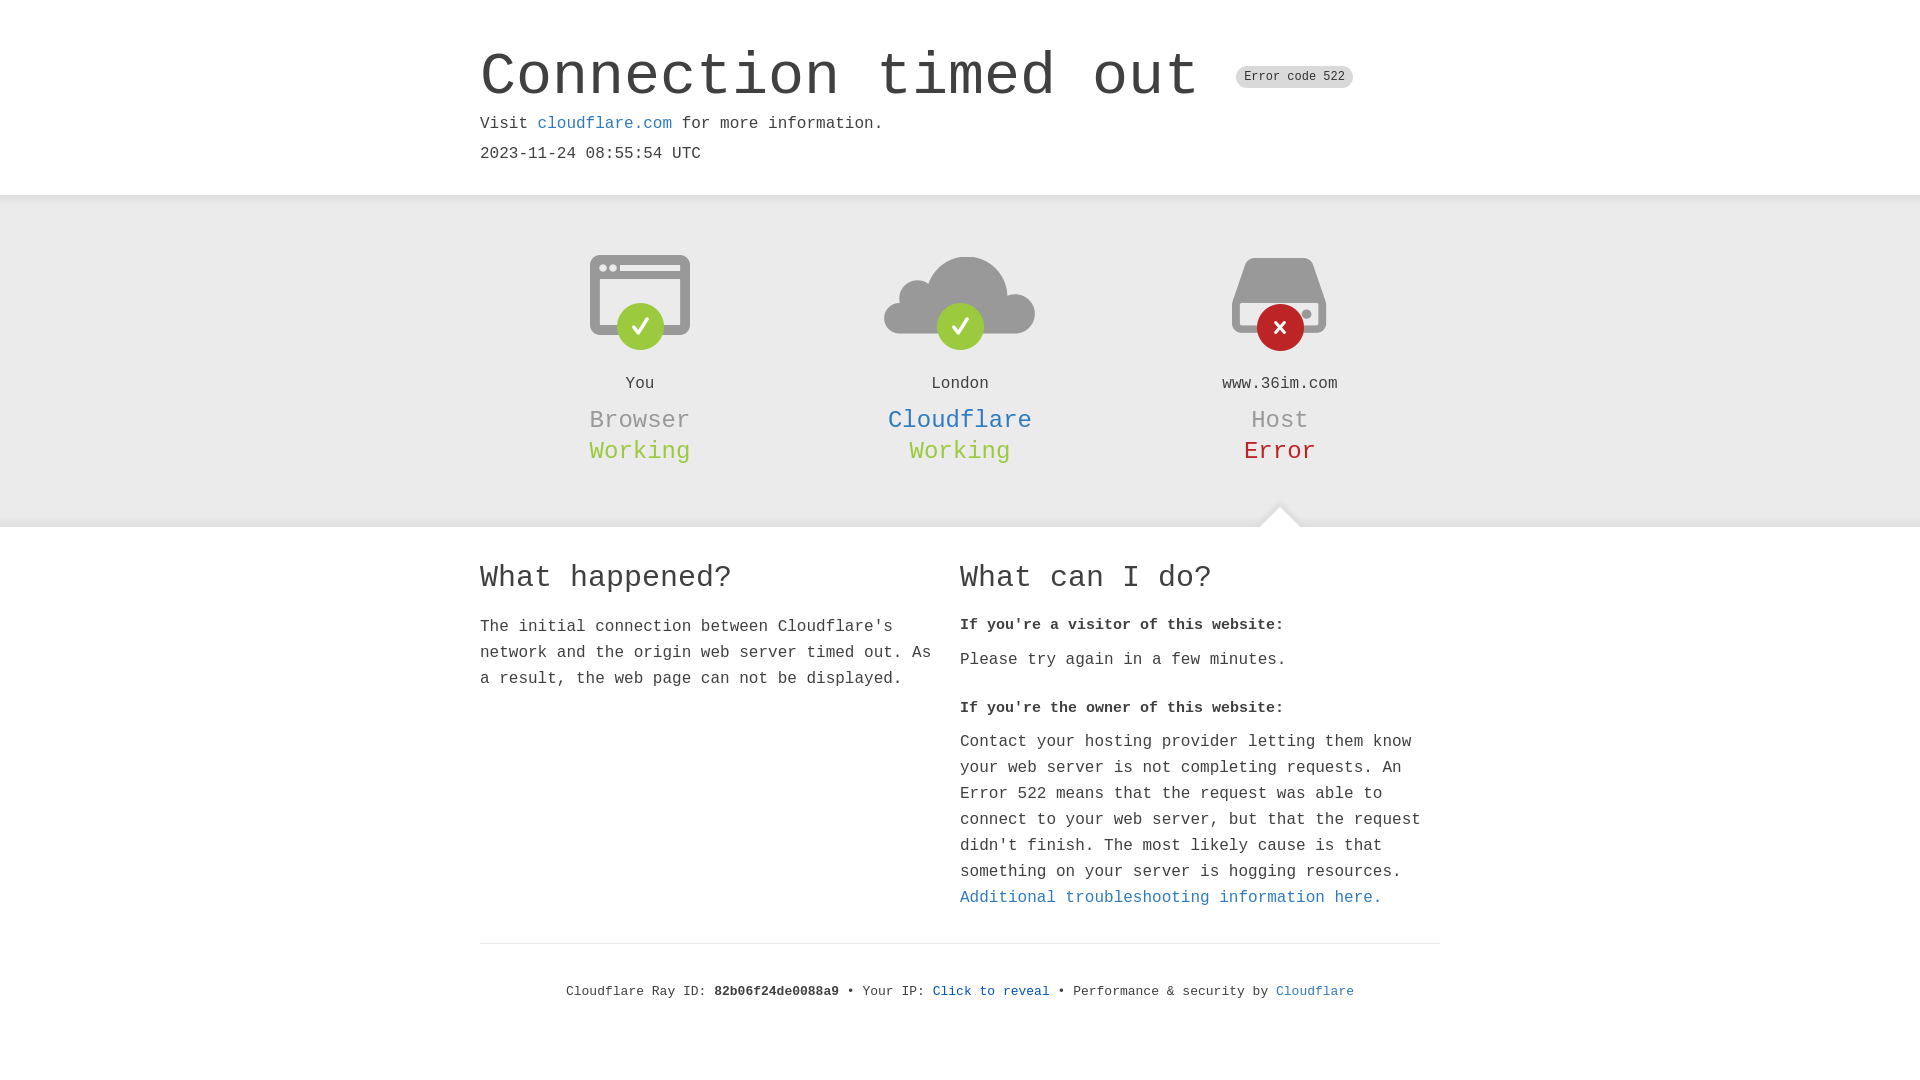  Describe the element at coordinates (1171, 897) in the screenshot. I see `'Additional troubleshooting information here.'` at that location.